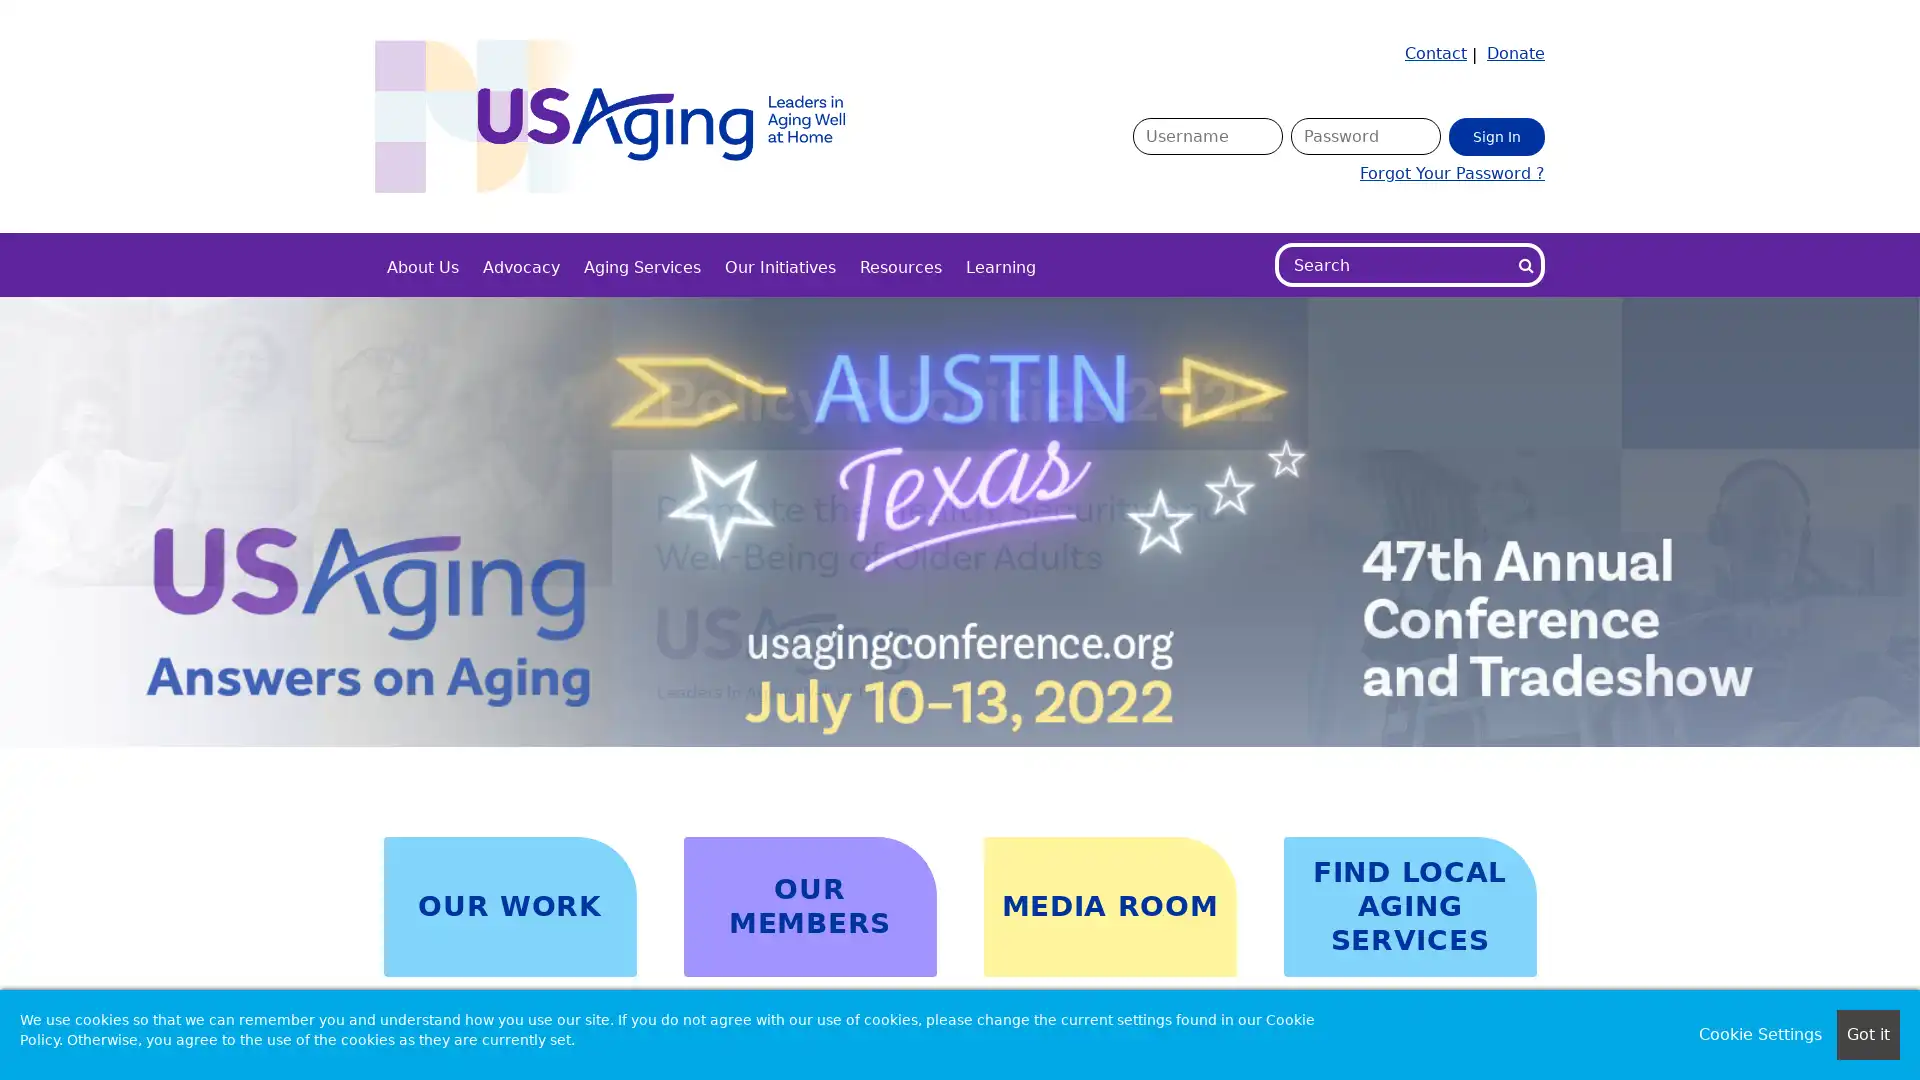 This screenshot has width=1920, height=1080. What do you see at coordinates (1497, 135) in the screenshot?
I see `Sign In` at bounding box center [1497, 135].